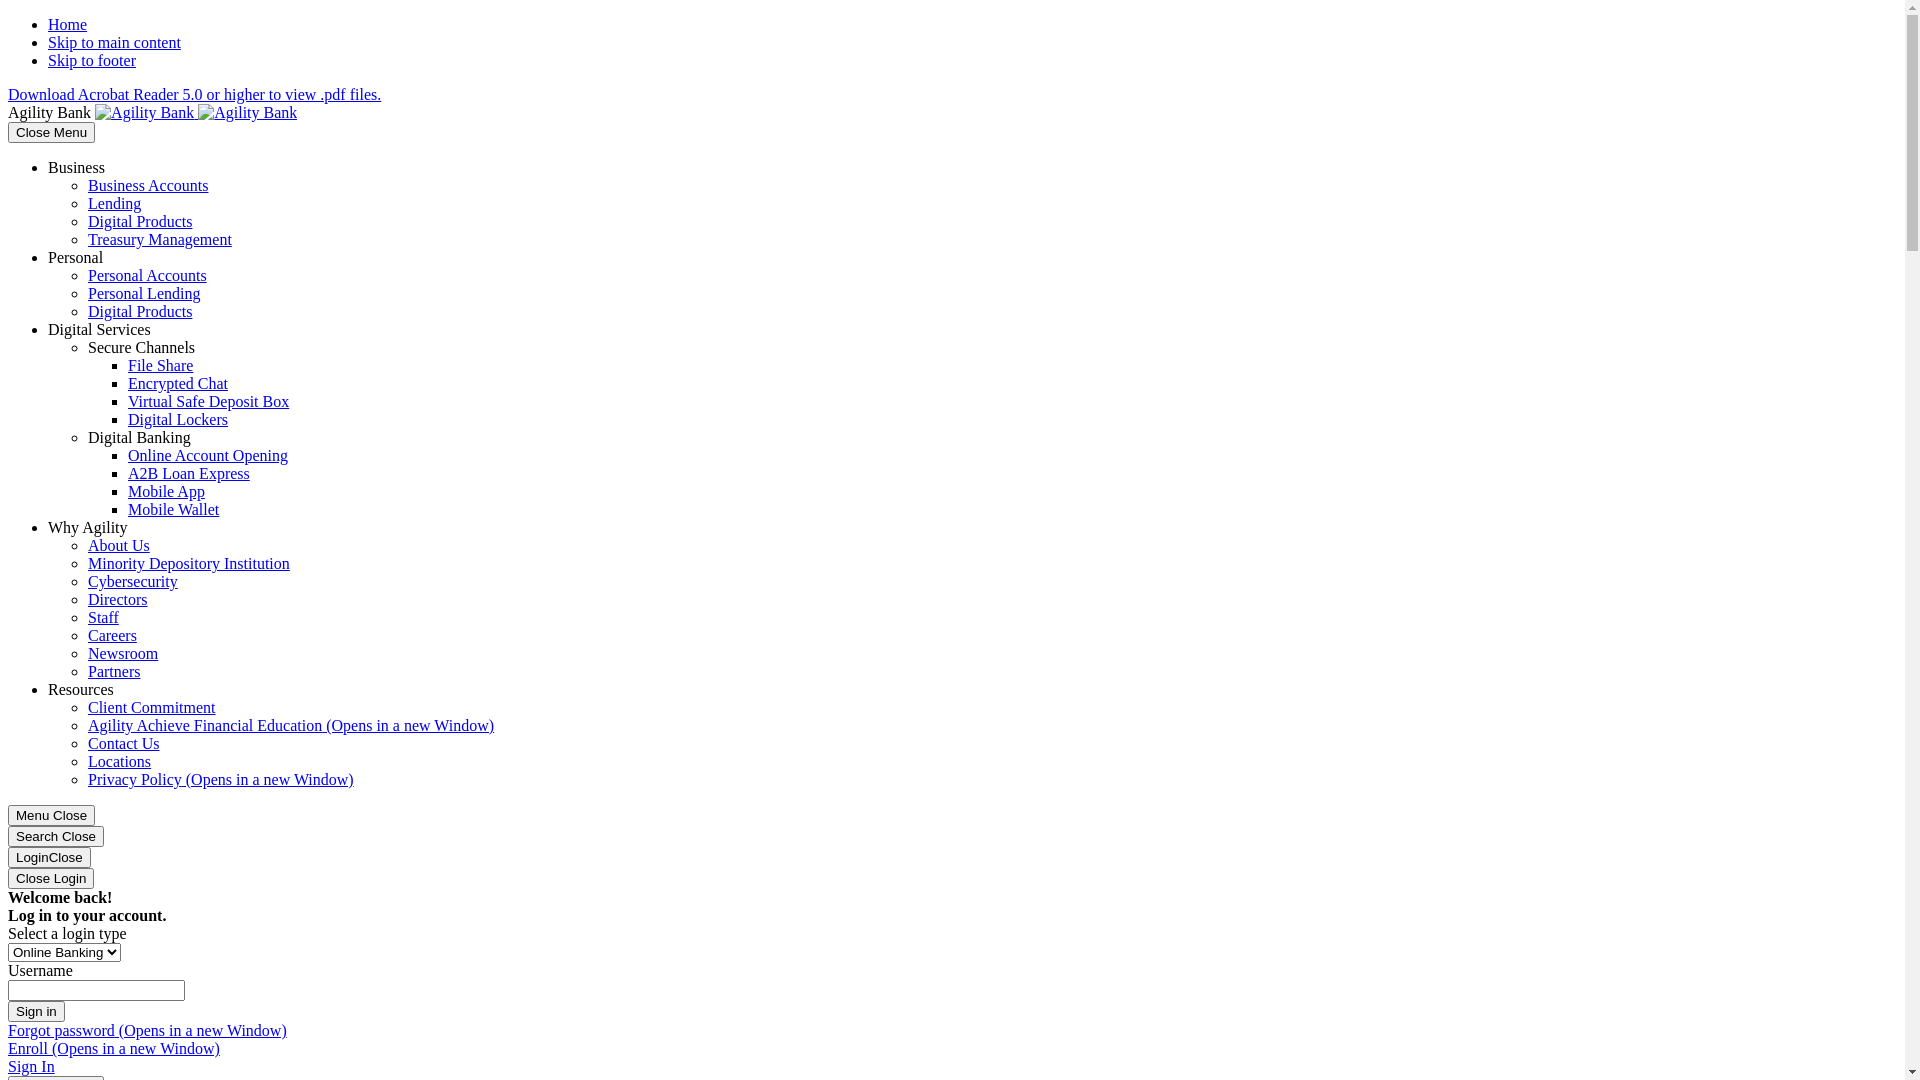 Image resolution: width=1920 pixels, height=1080 pixels. What do you see at coordinates (290, 725) in the screenshot?
I see `'Agility Achieve Financial Education (Opens in a new Window)'` at bounding box center [290, 725].